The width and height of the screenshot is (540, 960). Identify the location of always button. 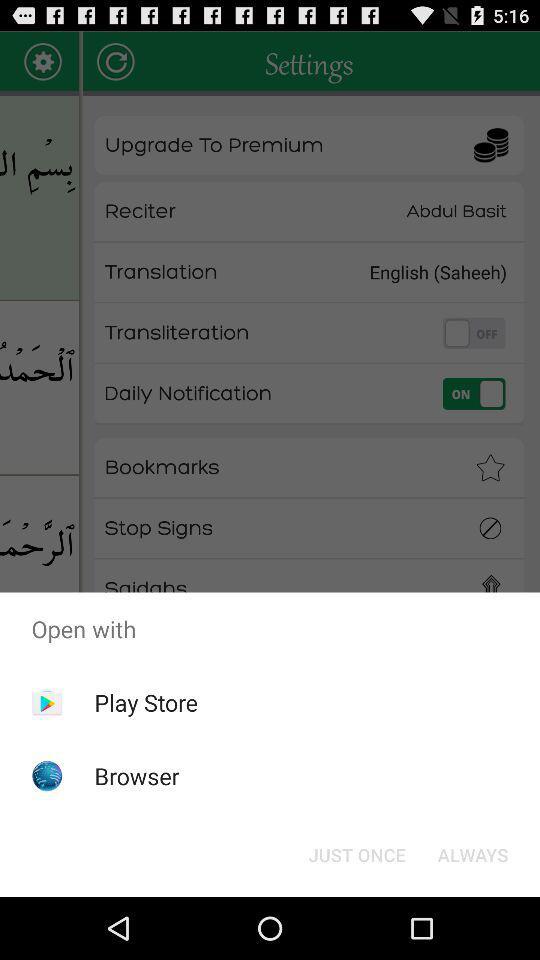
(472, 853).